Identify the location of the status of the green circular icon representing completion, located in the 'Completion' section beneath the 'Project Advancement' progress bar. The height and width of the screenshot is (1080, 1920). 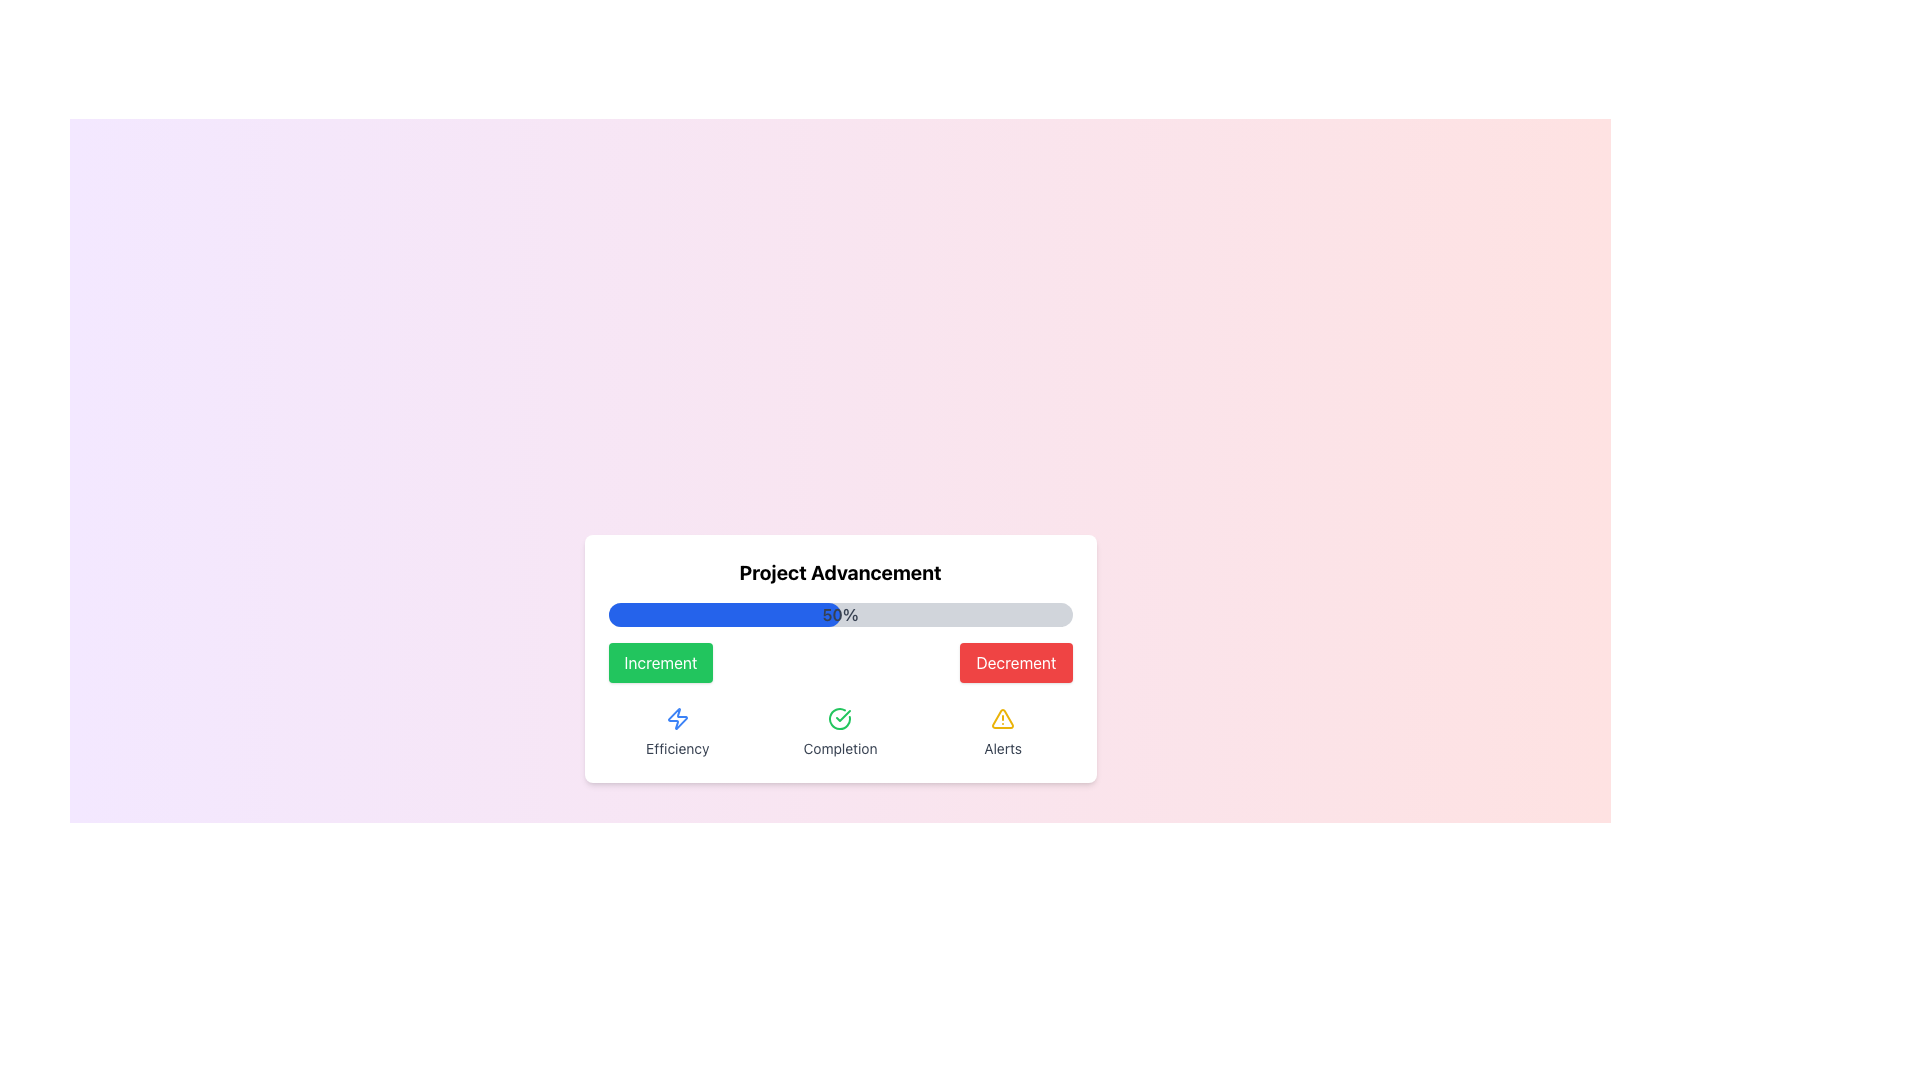
(840, 717).